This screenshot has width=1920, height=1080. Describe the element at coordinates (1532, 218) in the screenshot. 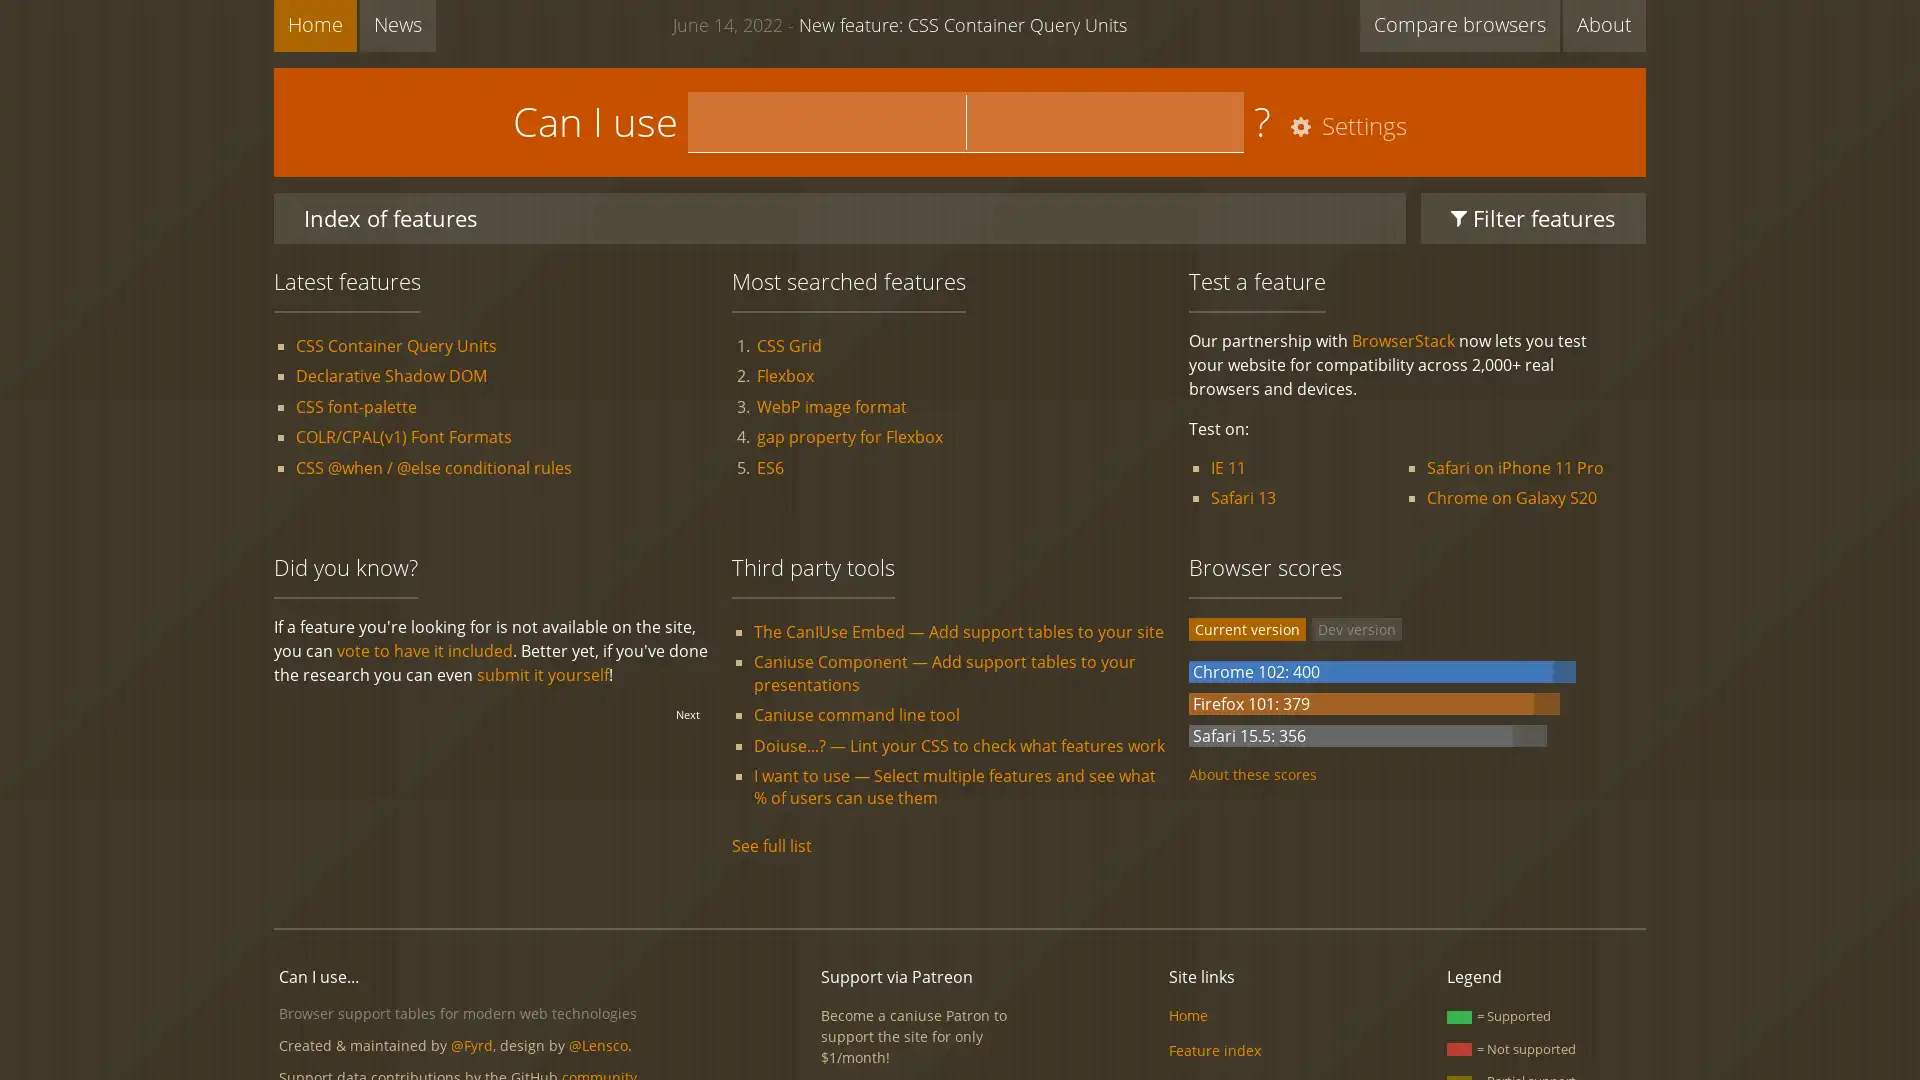

I see `Filter features` at that location.